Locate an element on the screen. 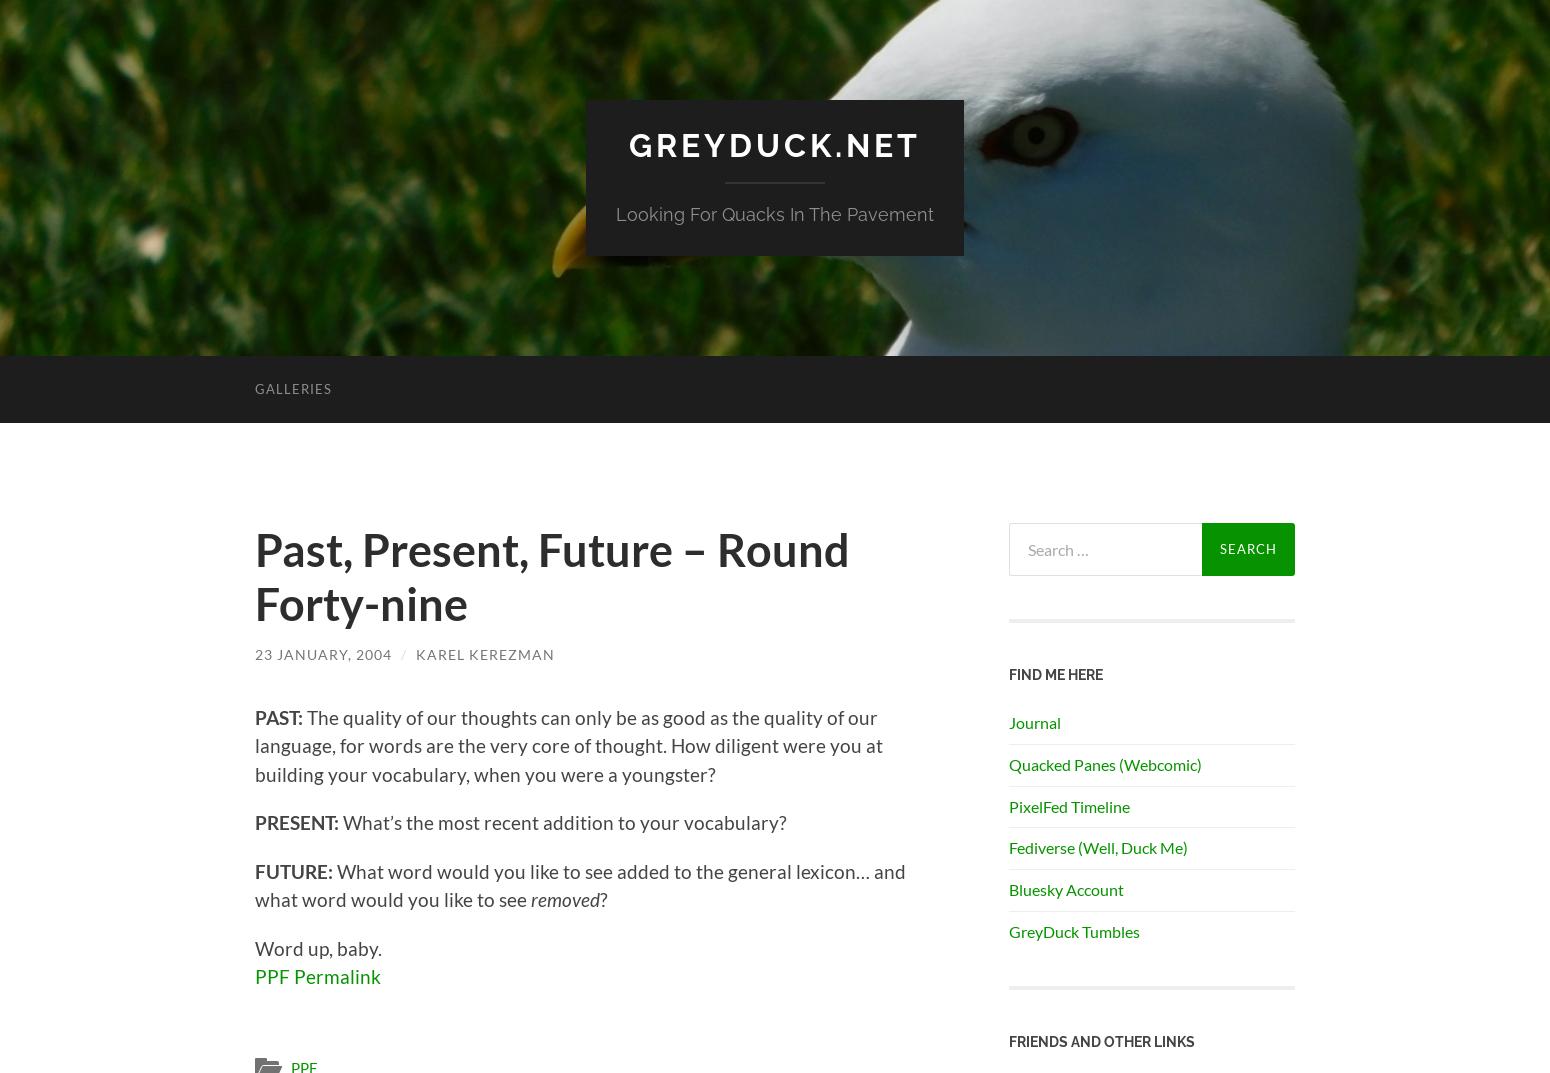 Image resolution: width=1550 pixels, height=1073 pixels. 'Friends and Other Links' is located at coordinates (1009, 1040).